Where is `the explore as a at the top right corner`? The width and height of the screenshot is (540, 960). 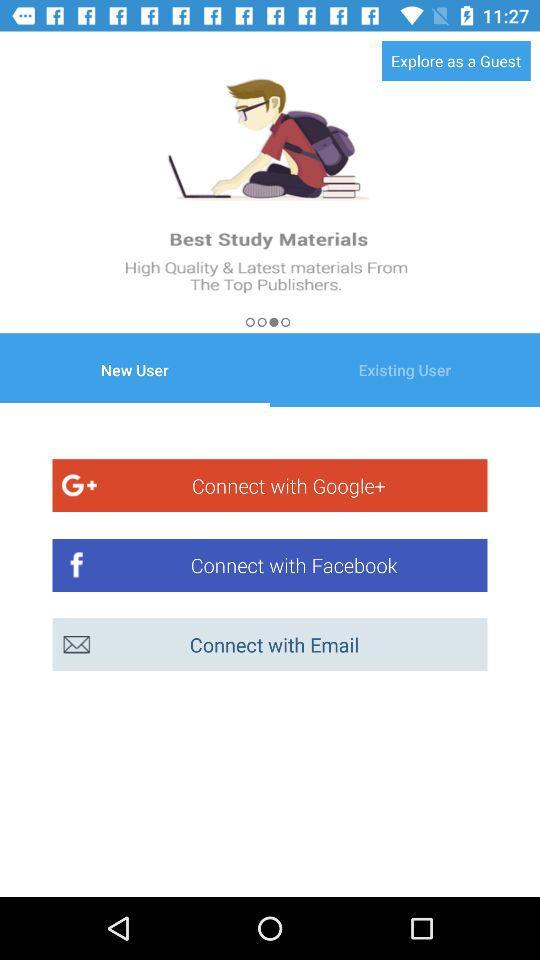 the explore as a at the top right corner is located at coordinates (456, 59).